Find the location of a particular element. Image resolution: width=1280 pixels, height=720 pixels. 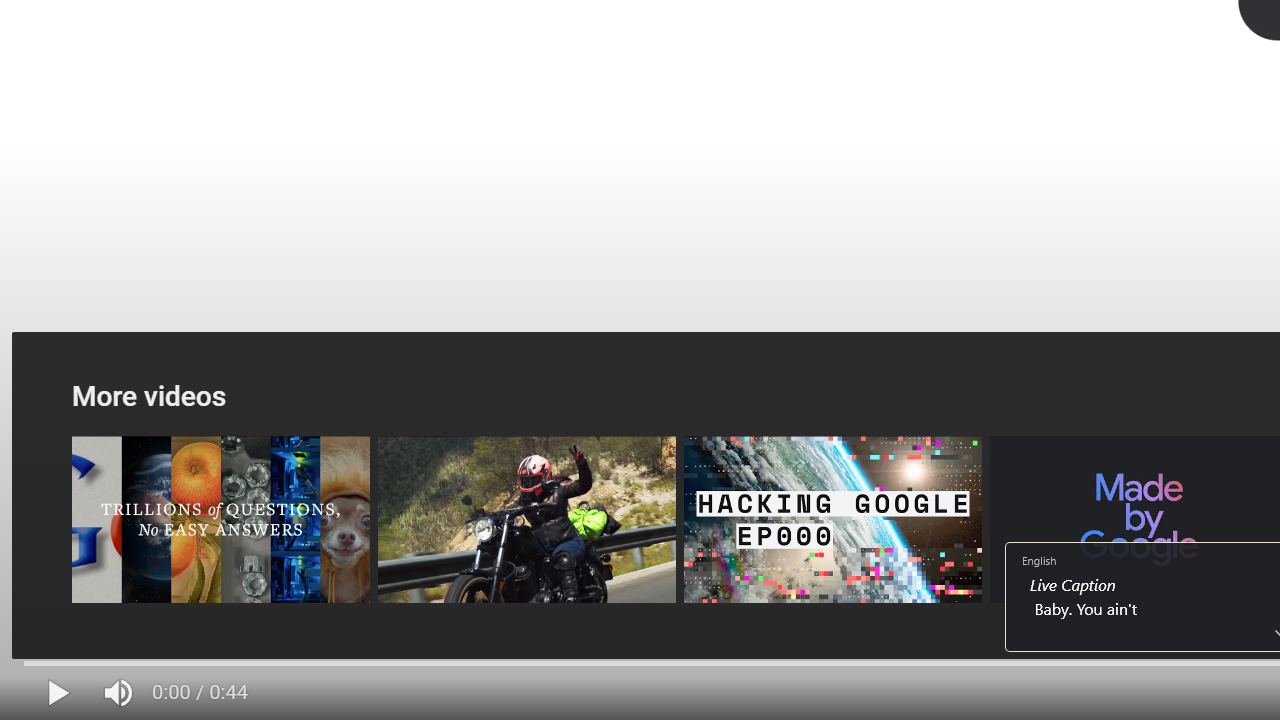

'Operation Aurora | HACKING GOOGLE | Documentary EP000' is located at coordinates (832, 518).